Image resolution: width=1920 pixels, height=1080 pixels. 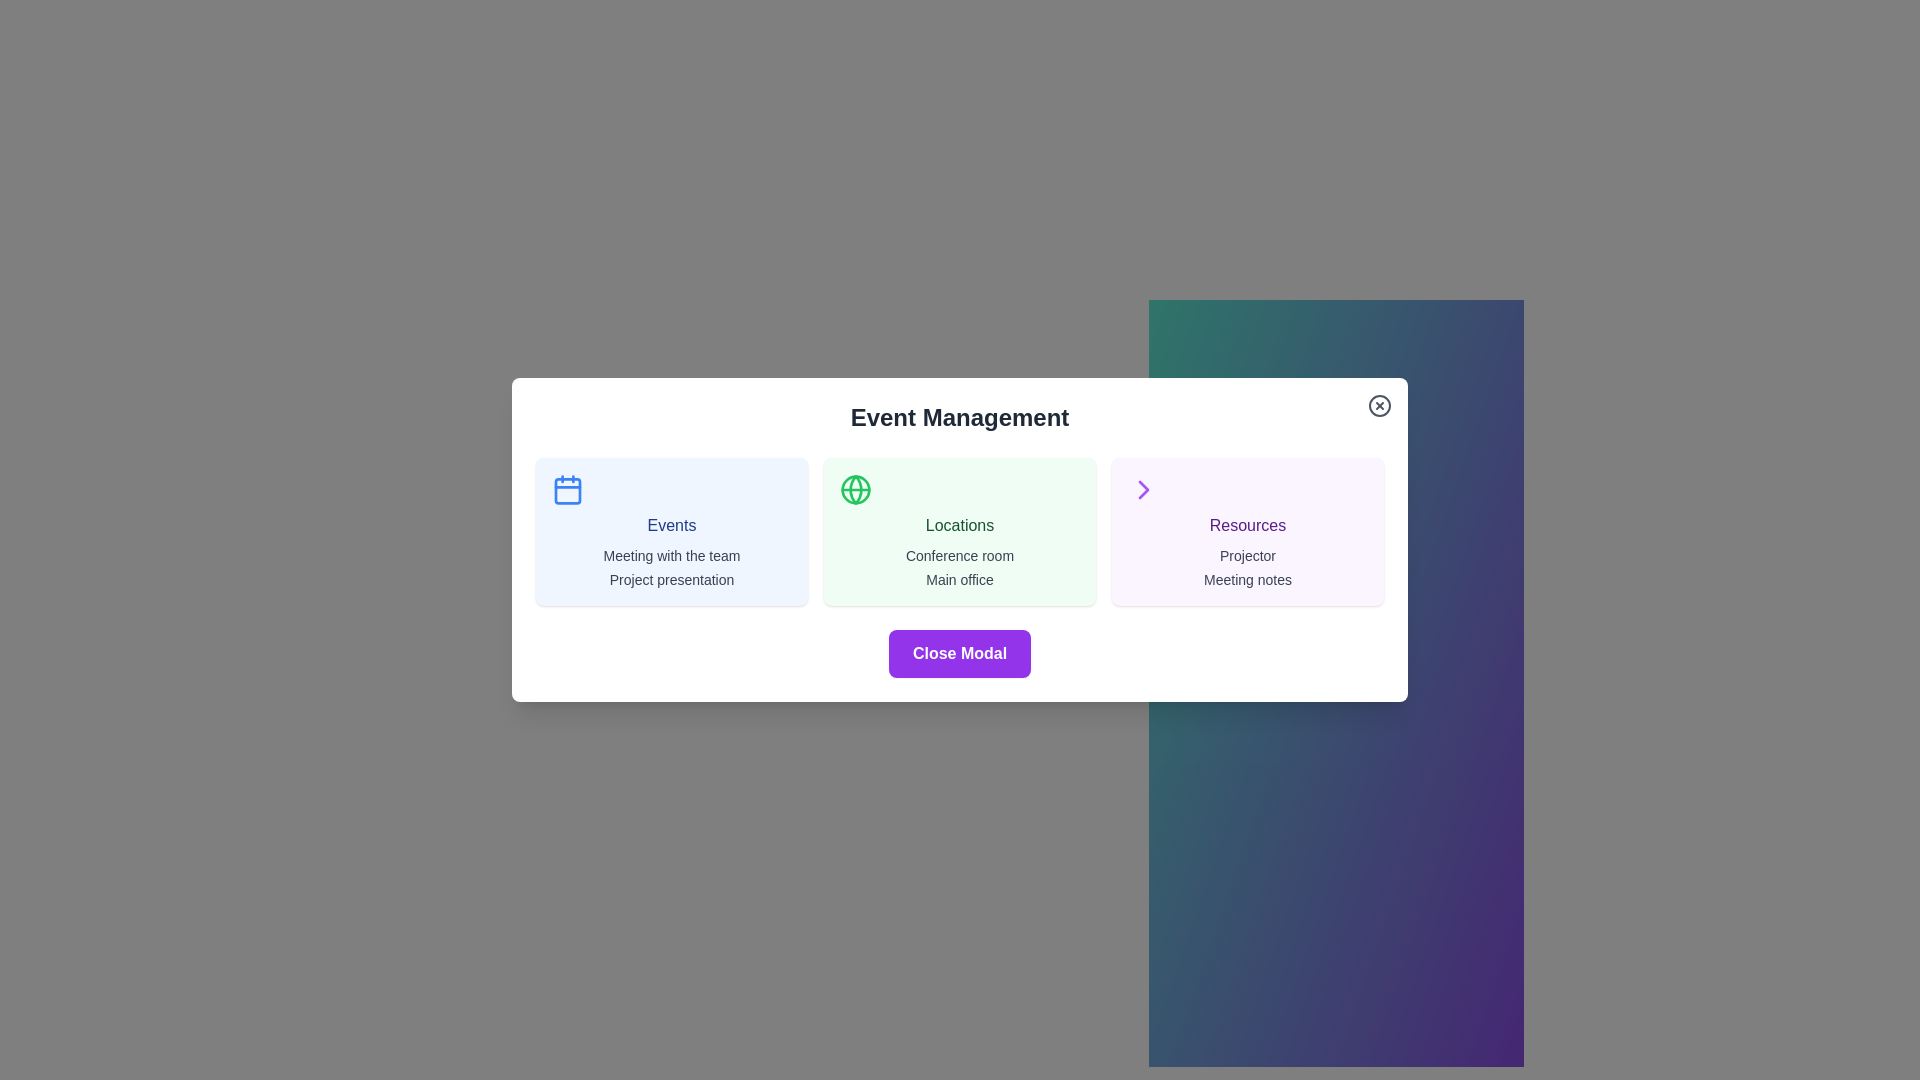 What do you see at coordinates (672, 524) in the screenshot?
I see `the Text label that summarizes the section's content, located below a calendar icon and above the lines 'Meeting with the team' and 'Project presentation'` at bounding box center [672, 524].